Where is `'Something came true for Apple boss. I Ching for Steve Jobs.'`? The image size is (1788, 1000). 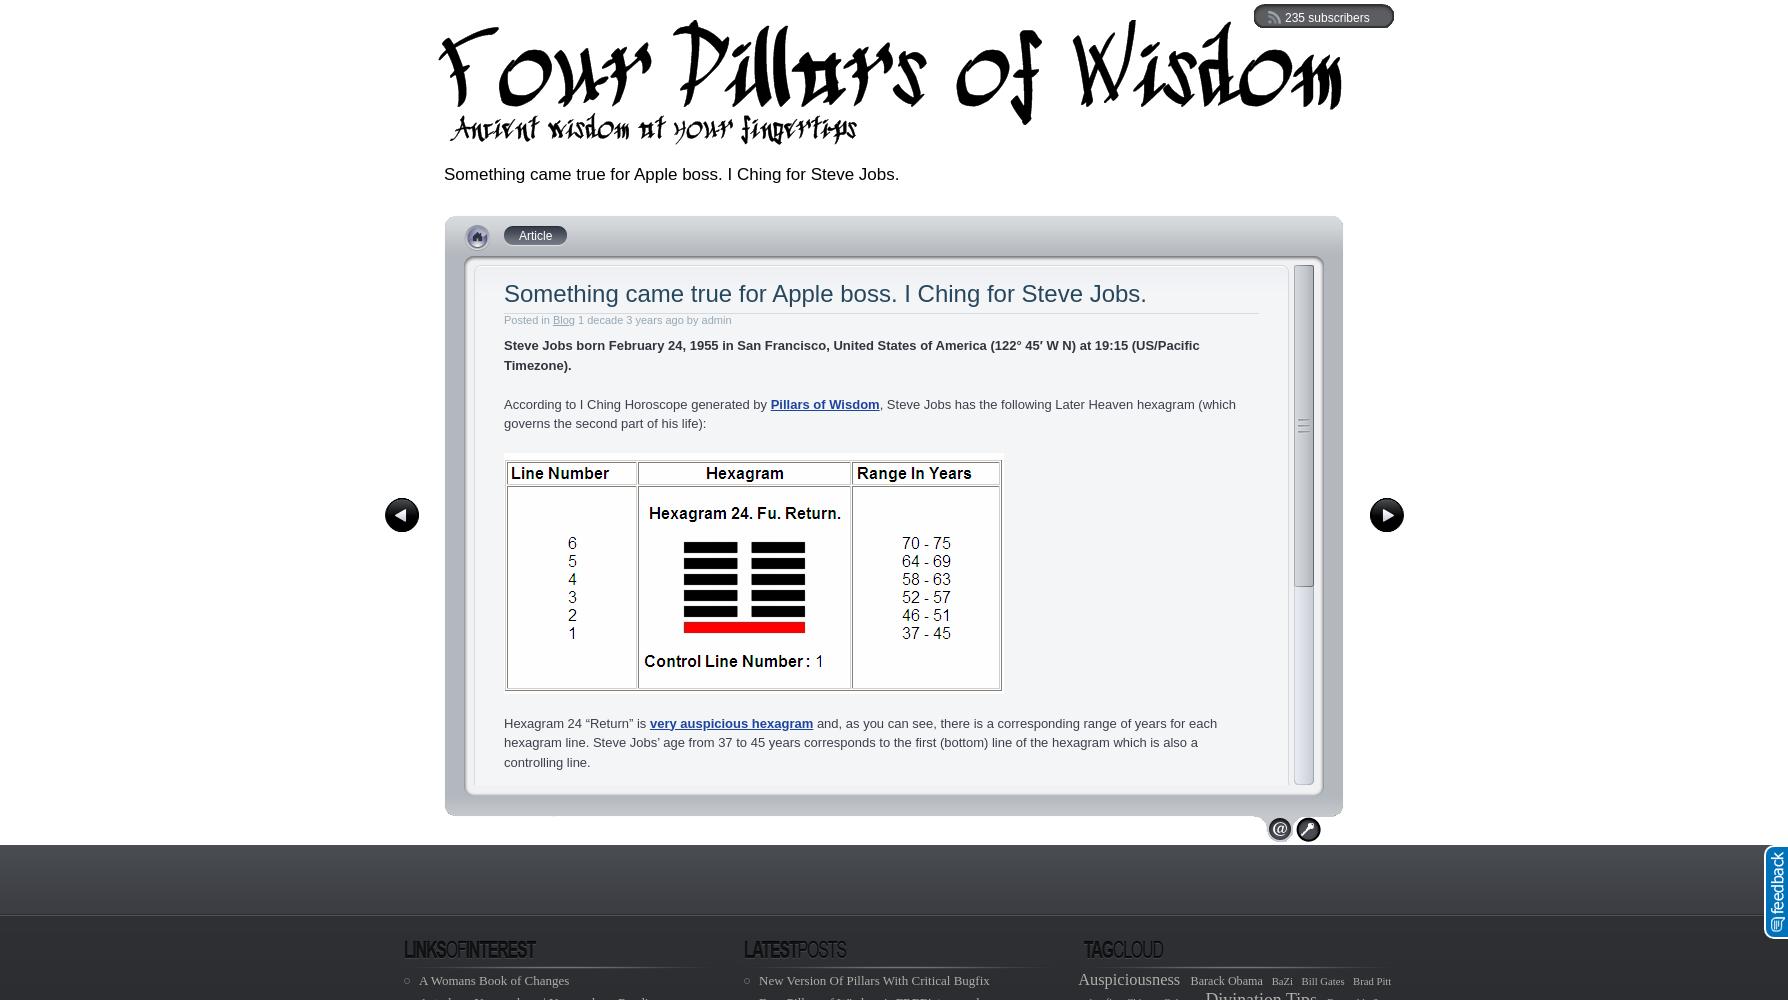
'Something came true for Apple boss. I Ching for Steve Jobs.' is located at coordinates (670, 174).